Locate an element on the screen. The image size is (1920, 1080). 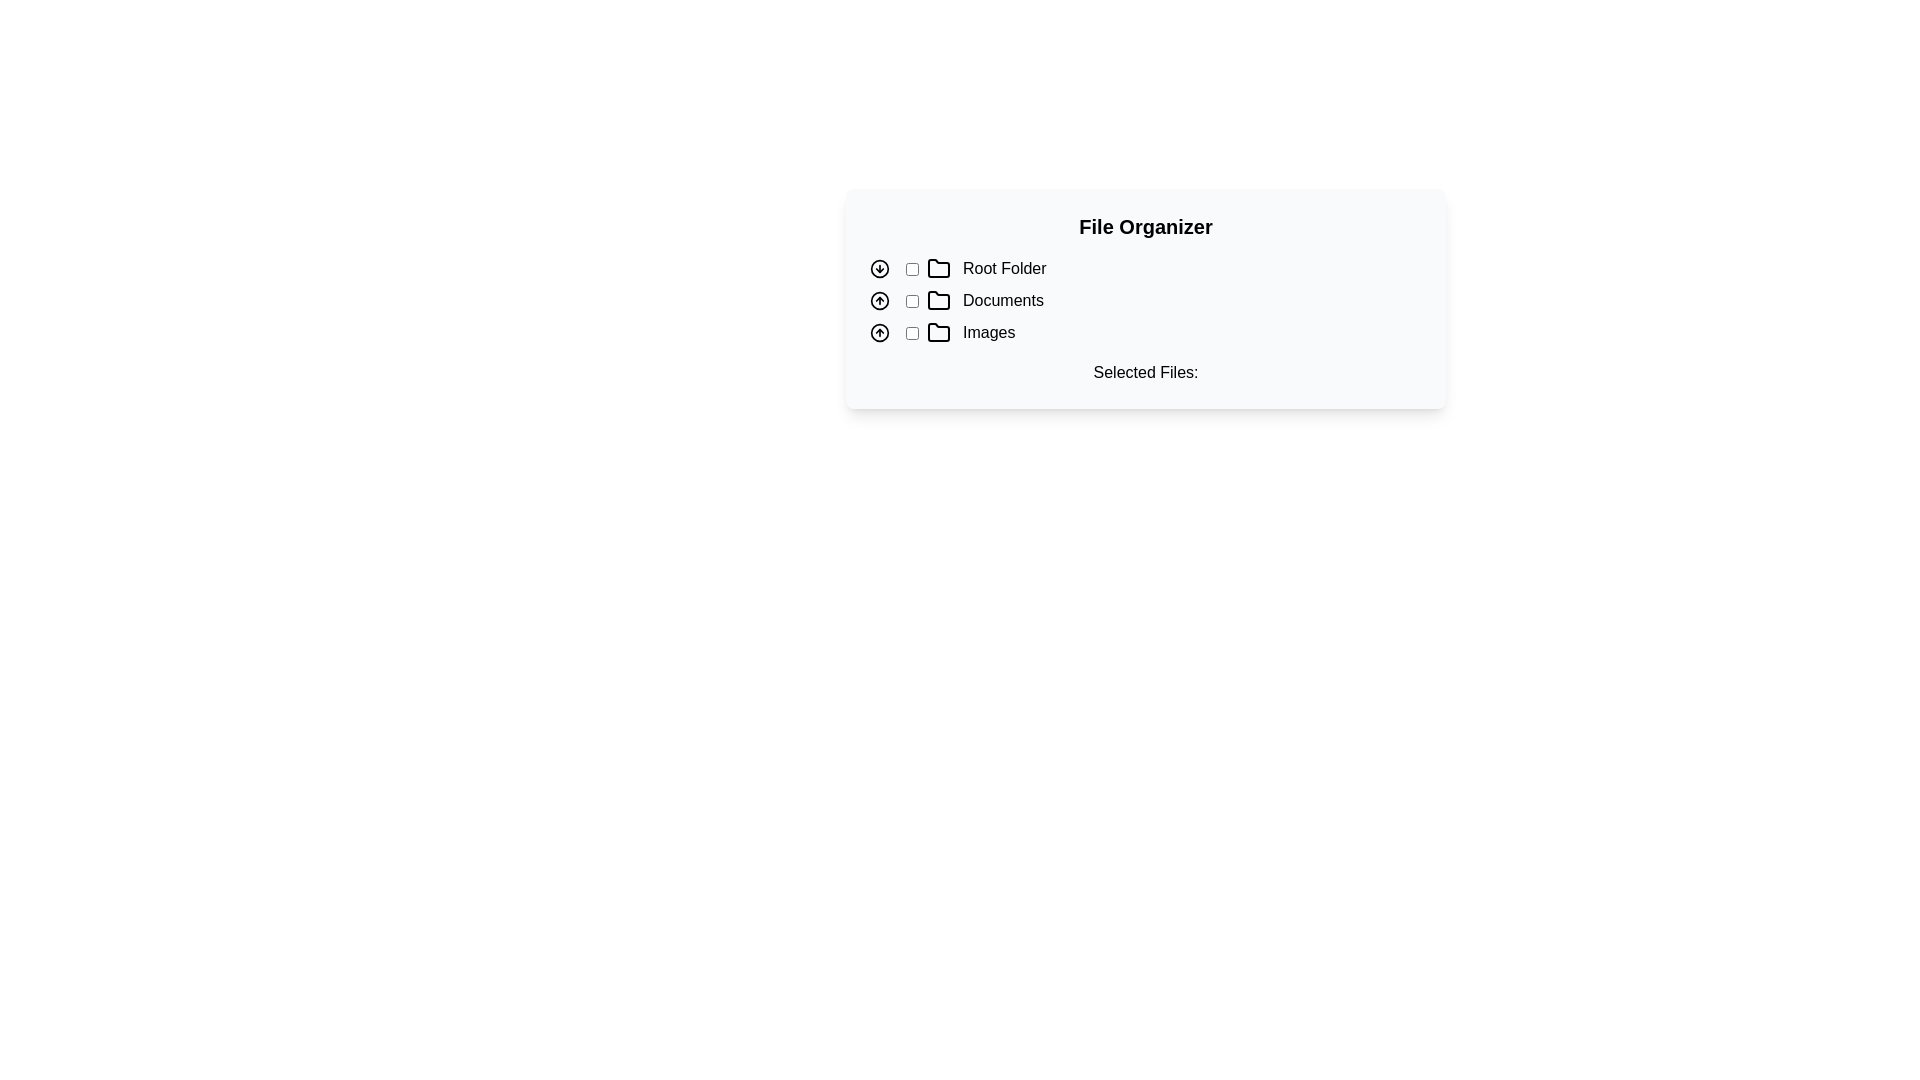
the folder icon with a black outline and white background, which is positioned next to the label 'Documents' in the file organizer component is located at coordinates (938, 300).